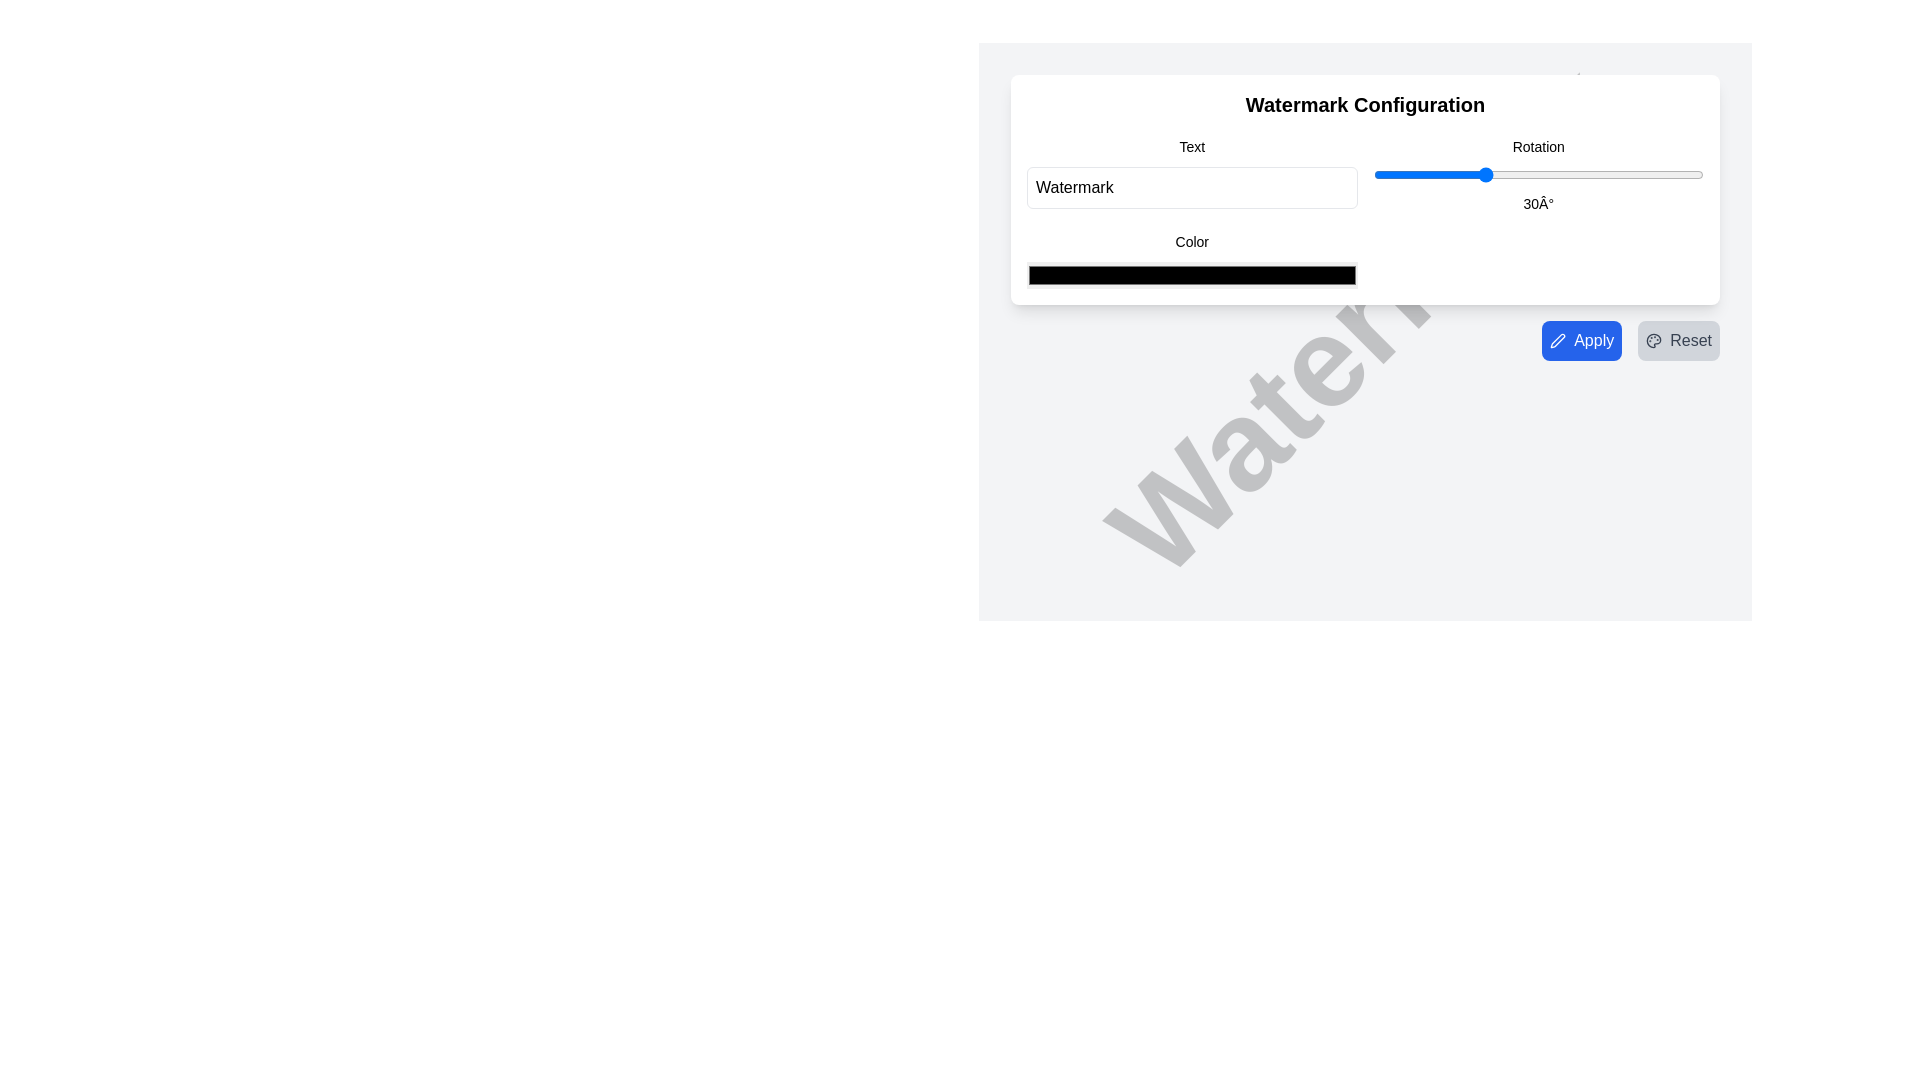  I want to click on the pen icon located inside the blue 'Apply' button in the bottom right corner of the interface, so click(1557, 339).